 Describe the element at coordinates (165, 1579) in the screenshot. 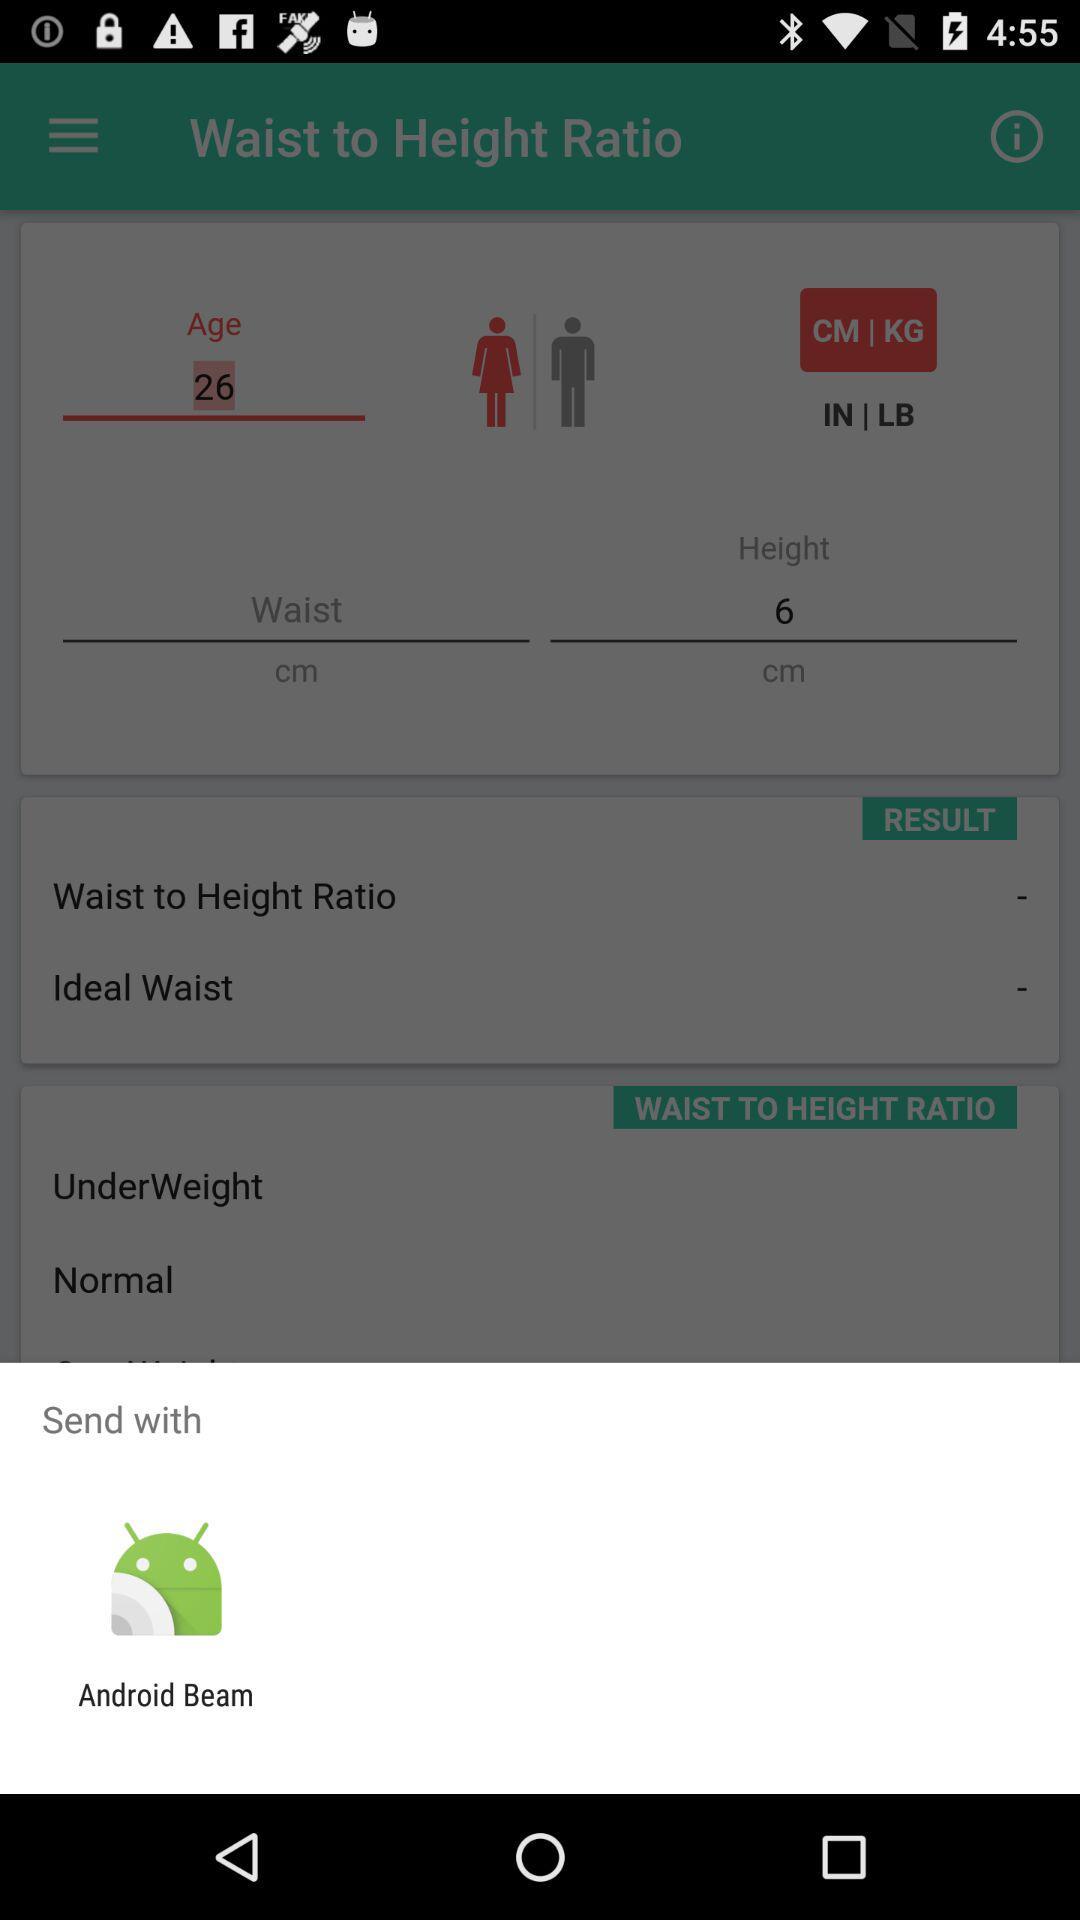

I see `icon below send with` at that location.